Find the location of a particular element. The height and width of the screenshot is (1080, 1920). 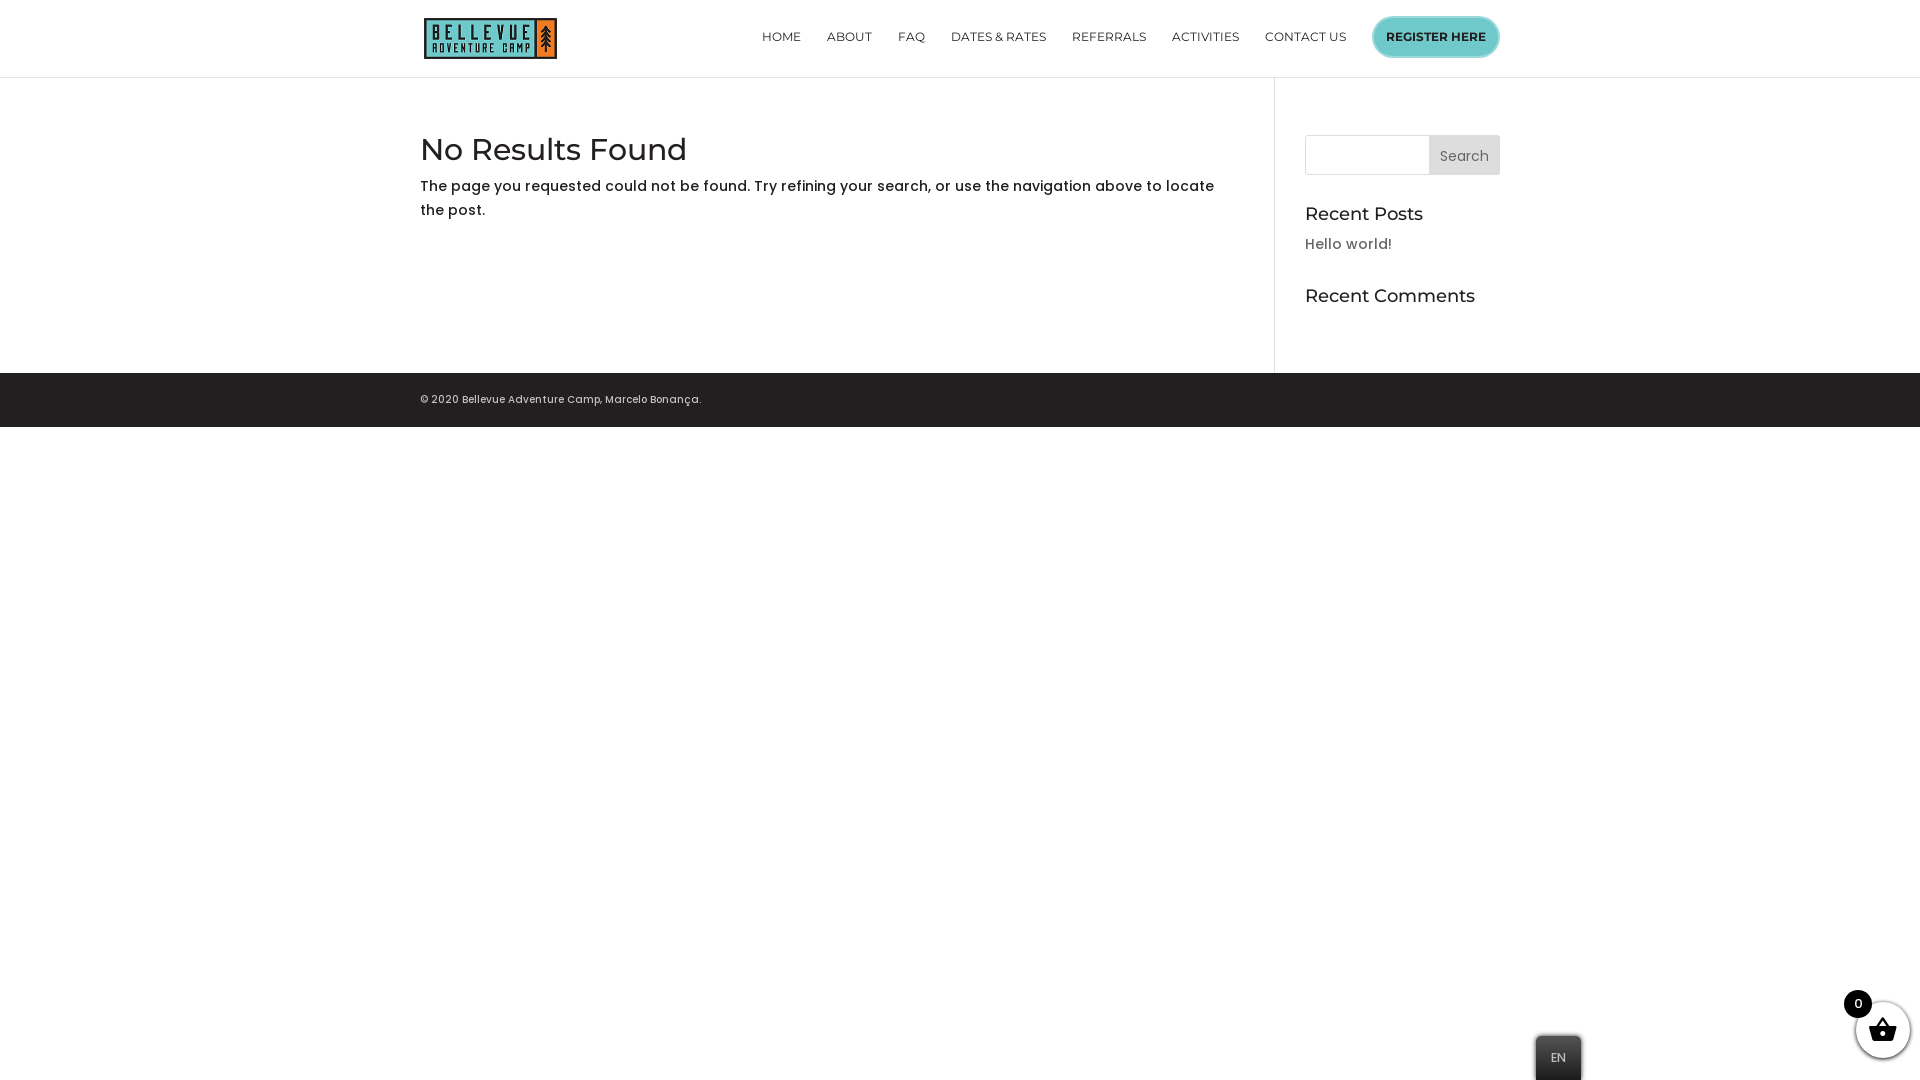

'Hello world!' is located at coordinates (1305, 242).